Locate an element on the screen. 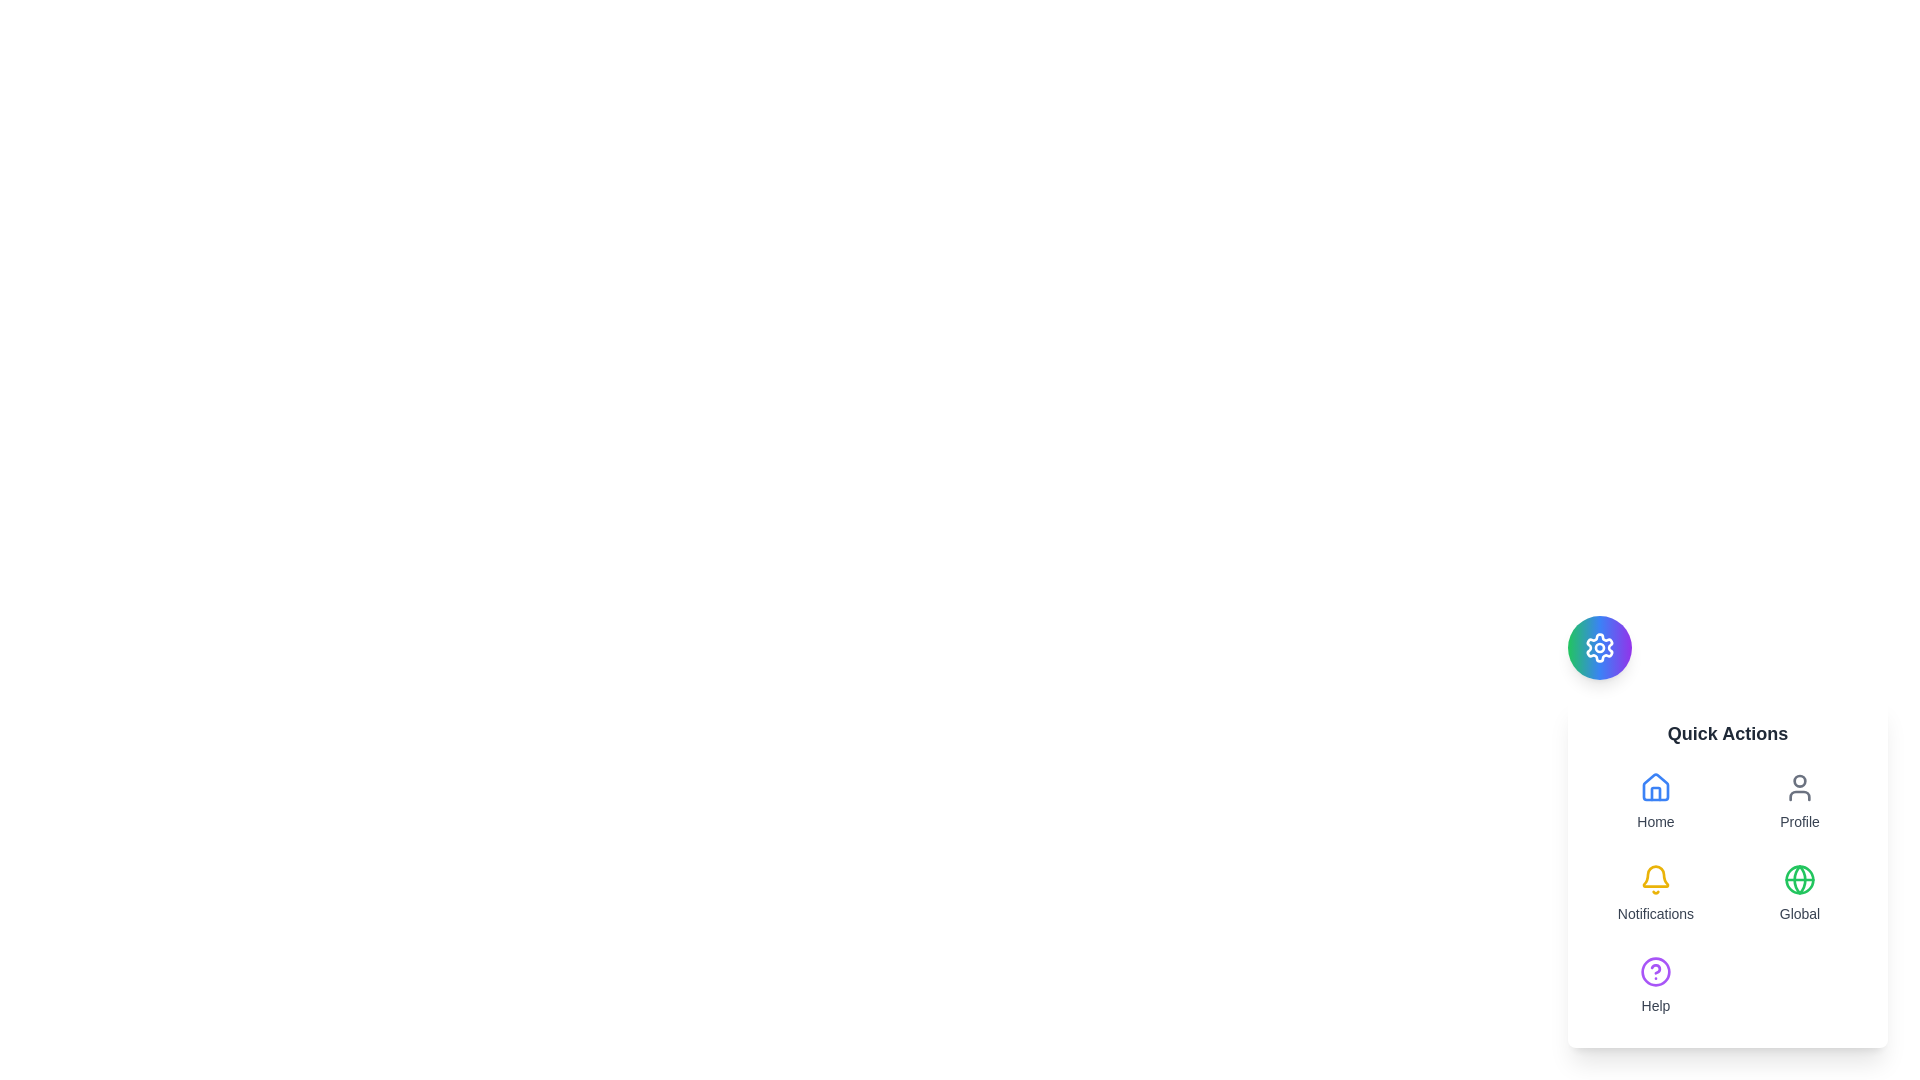 The image size is (1920, 1080). the settings icon located near the bottom-right corner of the interface is located at coordinates (1598, 648).